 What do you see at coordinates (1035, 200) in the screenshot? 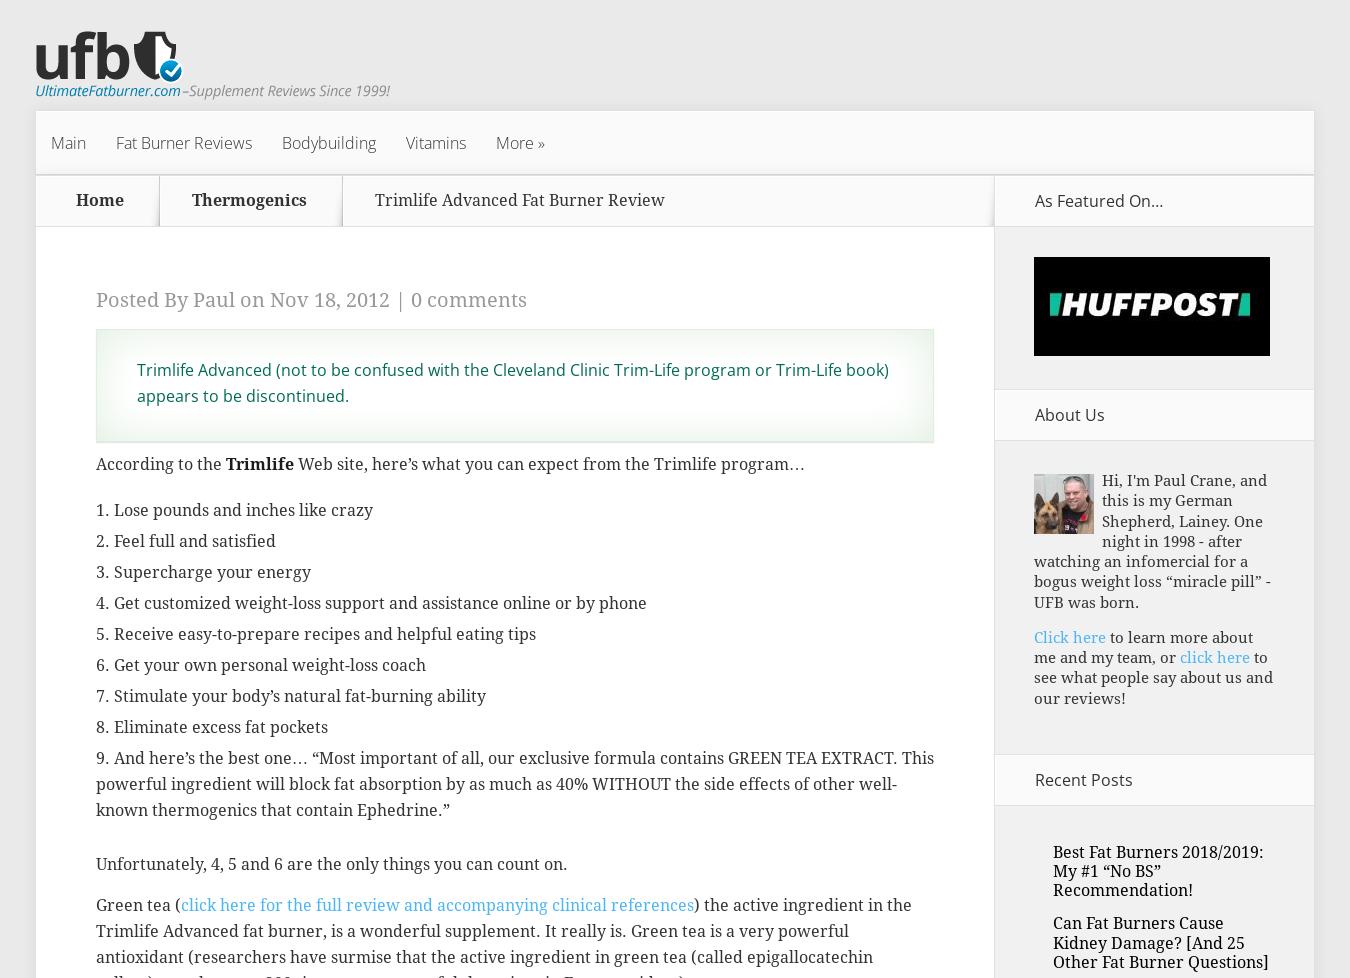
I see `'As Featured On…'` at bounding box center [1035, 200].